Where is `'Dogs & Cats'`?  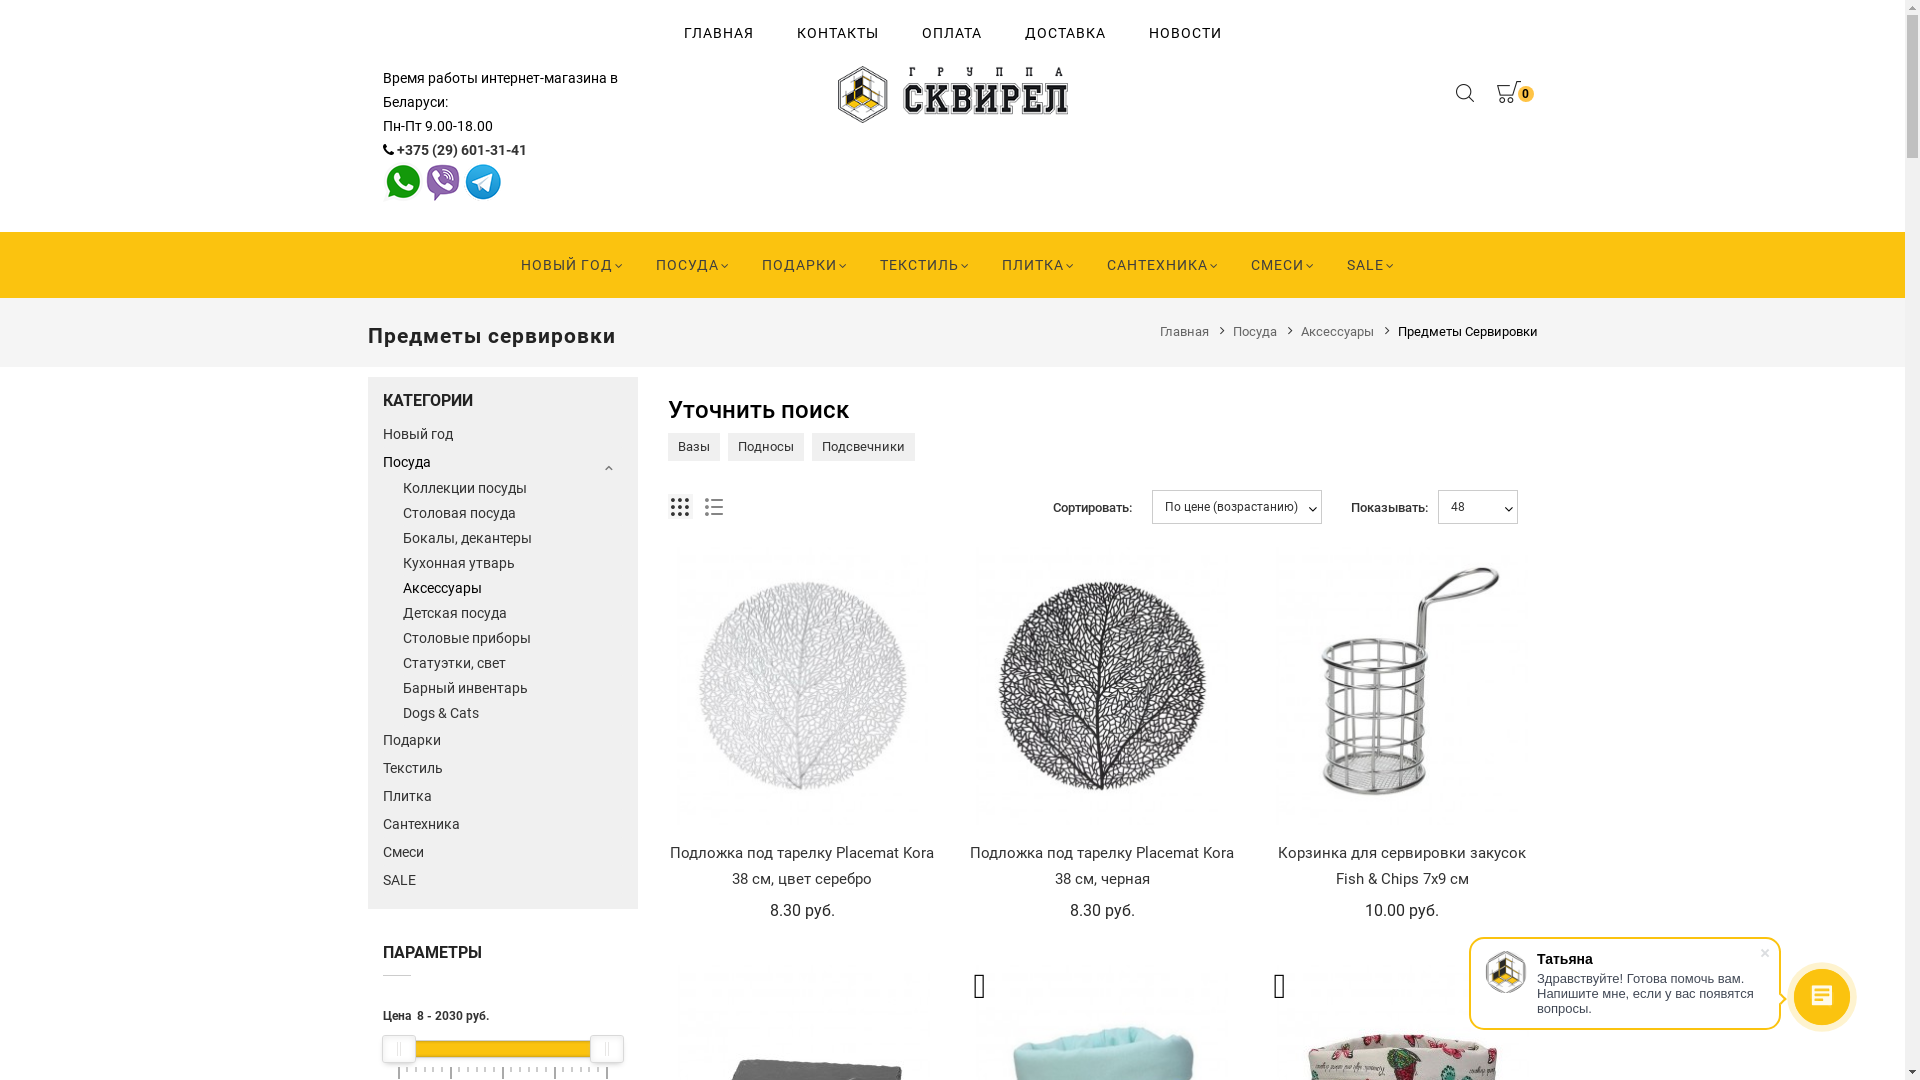 'Dogs & Cats' is located at coordinates (512, 712).